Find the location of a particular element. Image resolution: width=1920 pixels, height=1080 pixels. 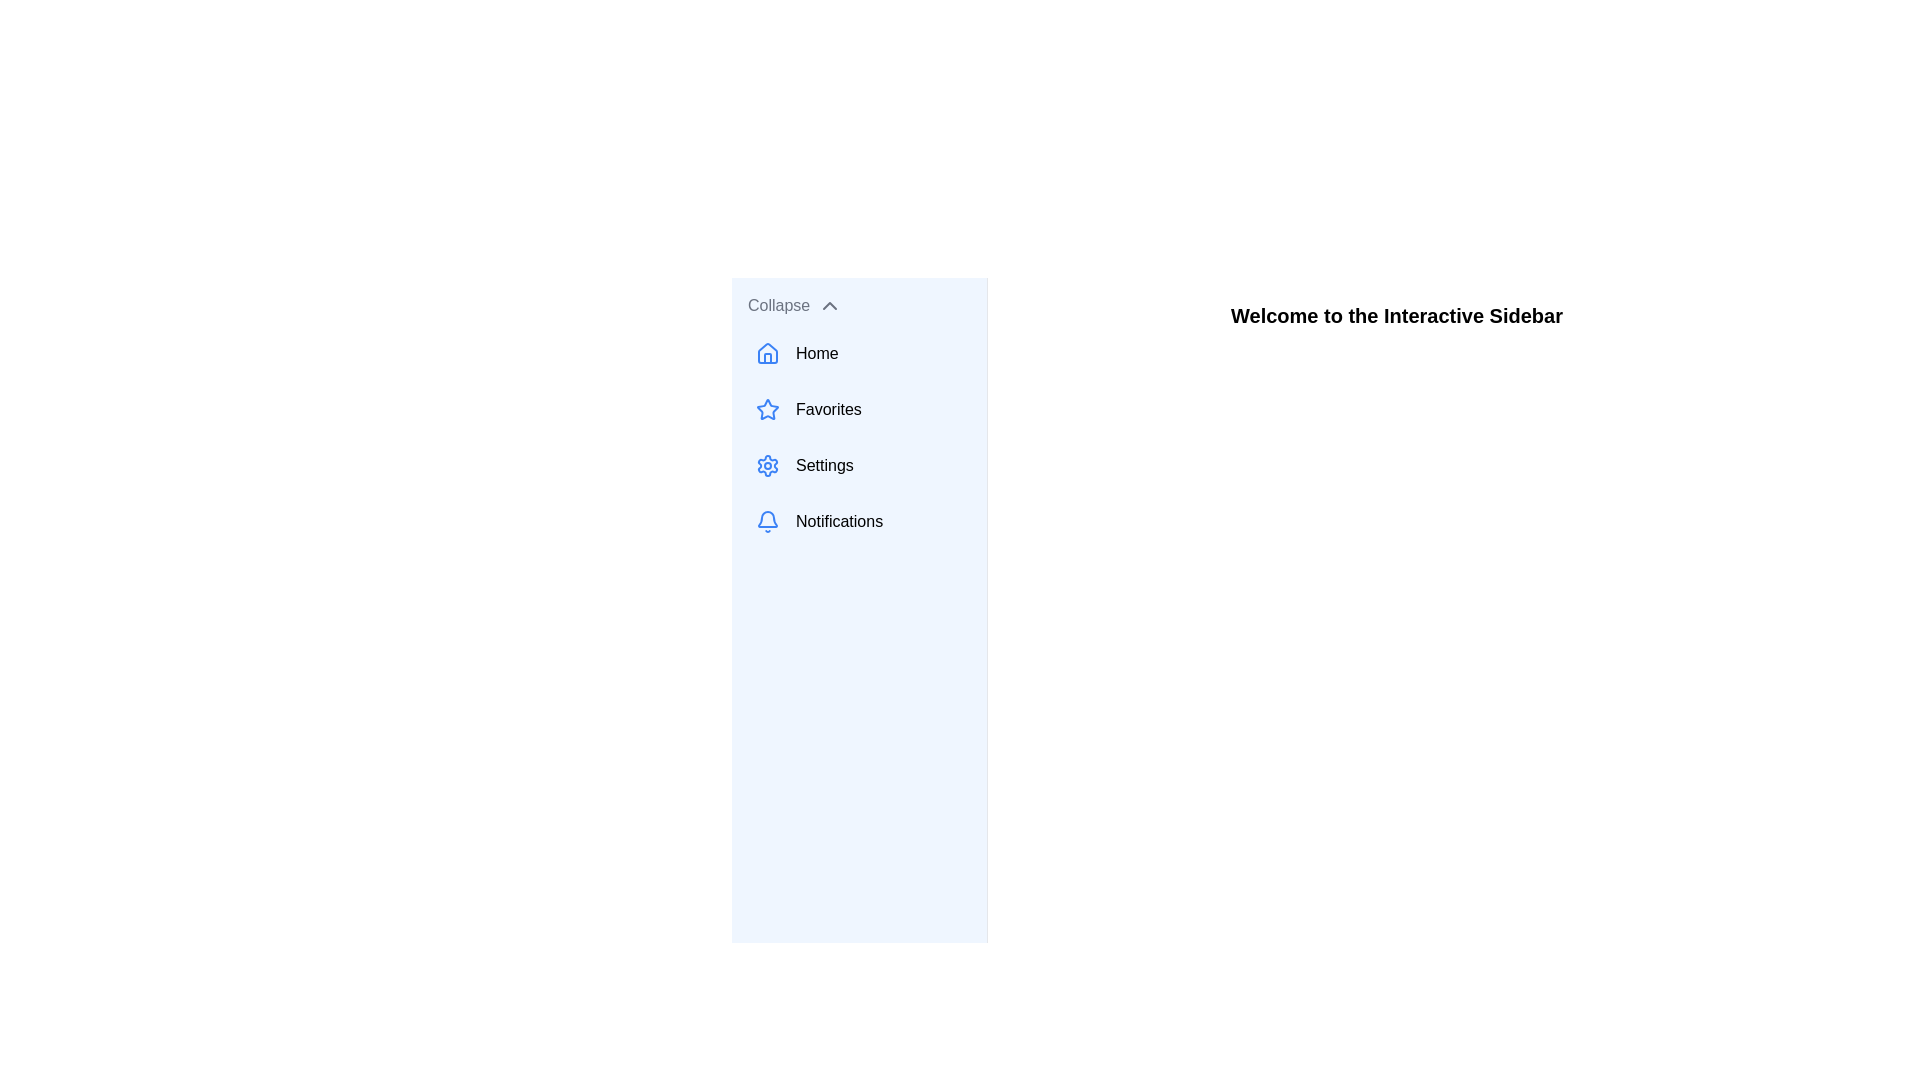

the gear-shaped 'Settings' icon located in the sidebar, positioned slightly above the text label 'Settings' is located at coordinates (767, 466).